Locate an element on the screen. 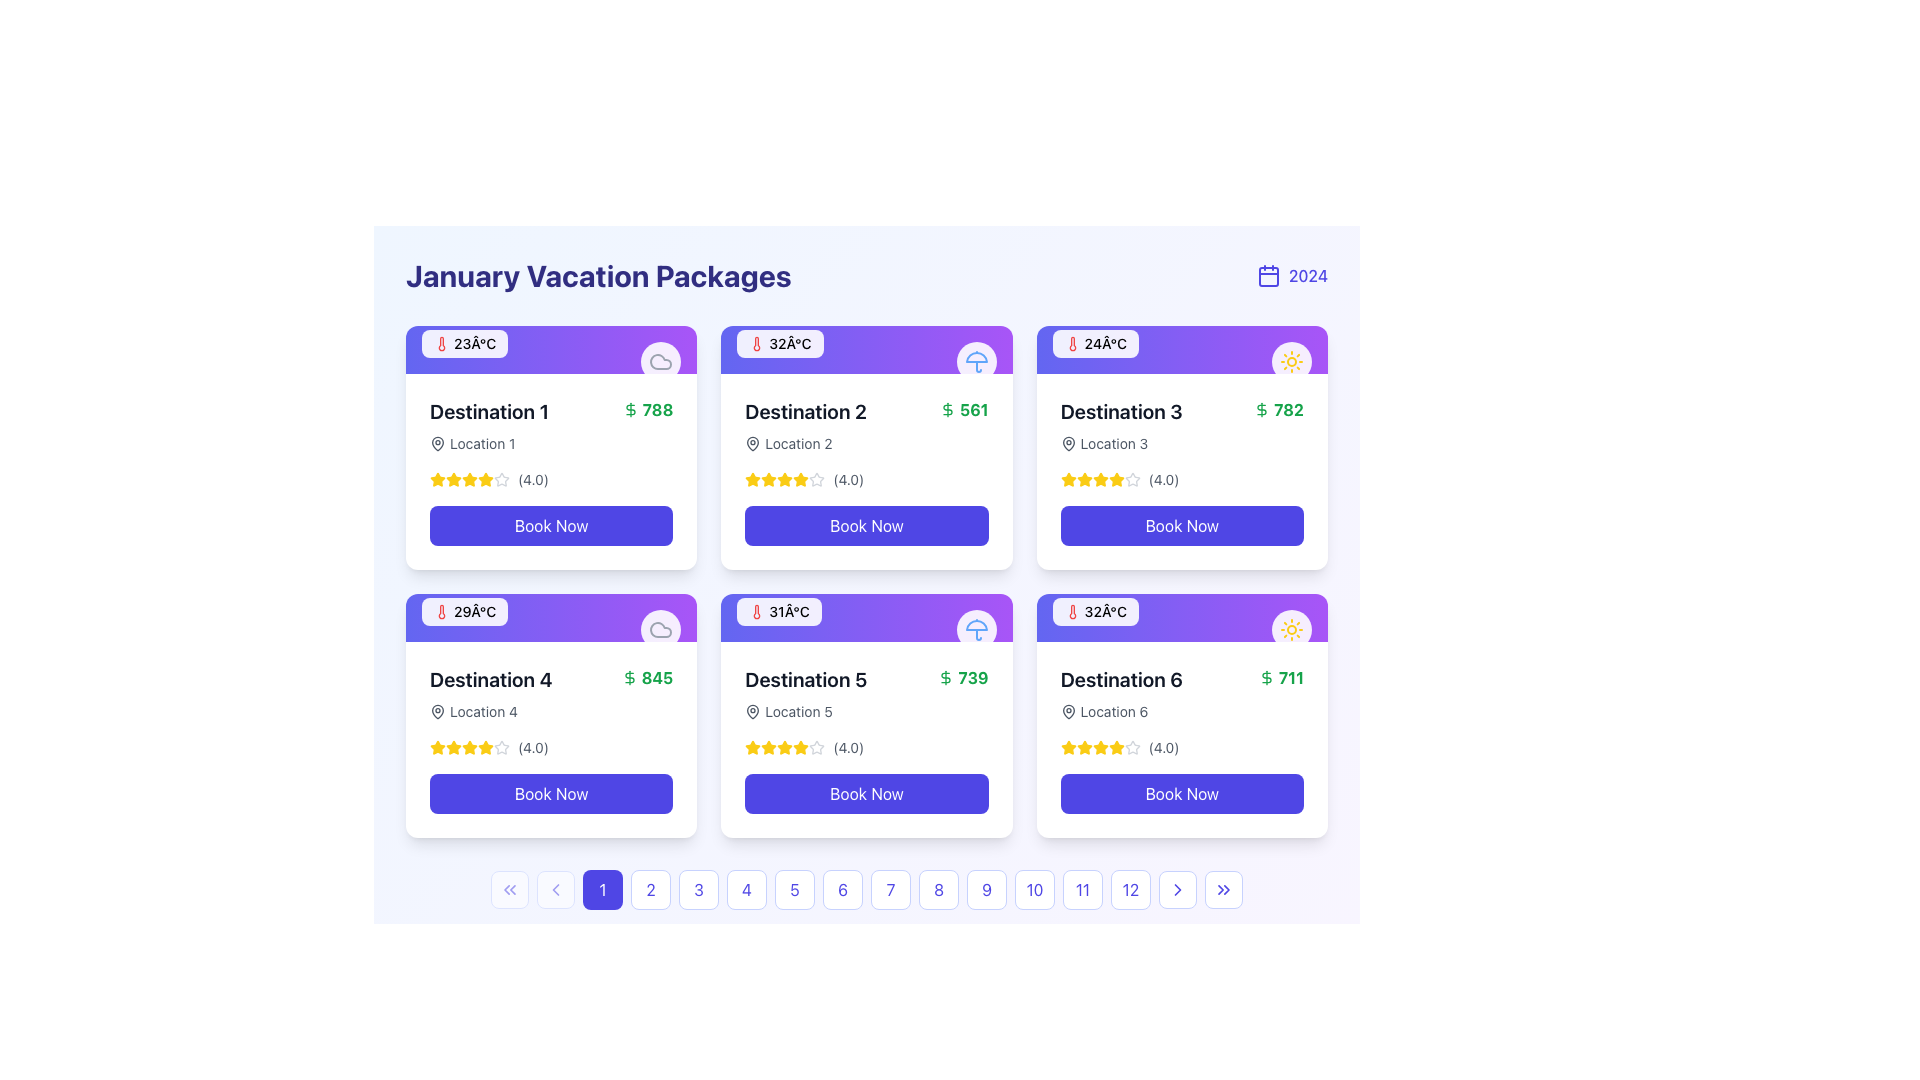  the 'Book Now' button located at the bottom of the Informational card about 'Destination 5' is located at coordinates (867, 740).